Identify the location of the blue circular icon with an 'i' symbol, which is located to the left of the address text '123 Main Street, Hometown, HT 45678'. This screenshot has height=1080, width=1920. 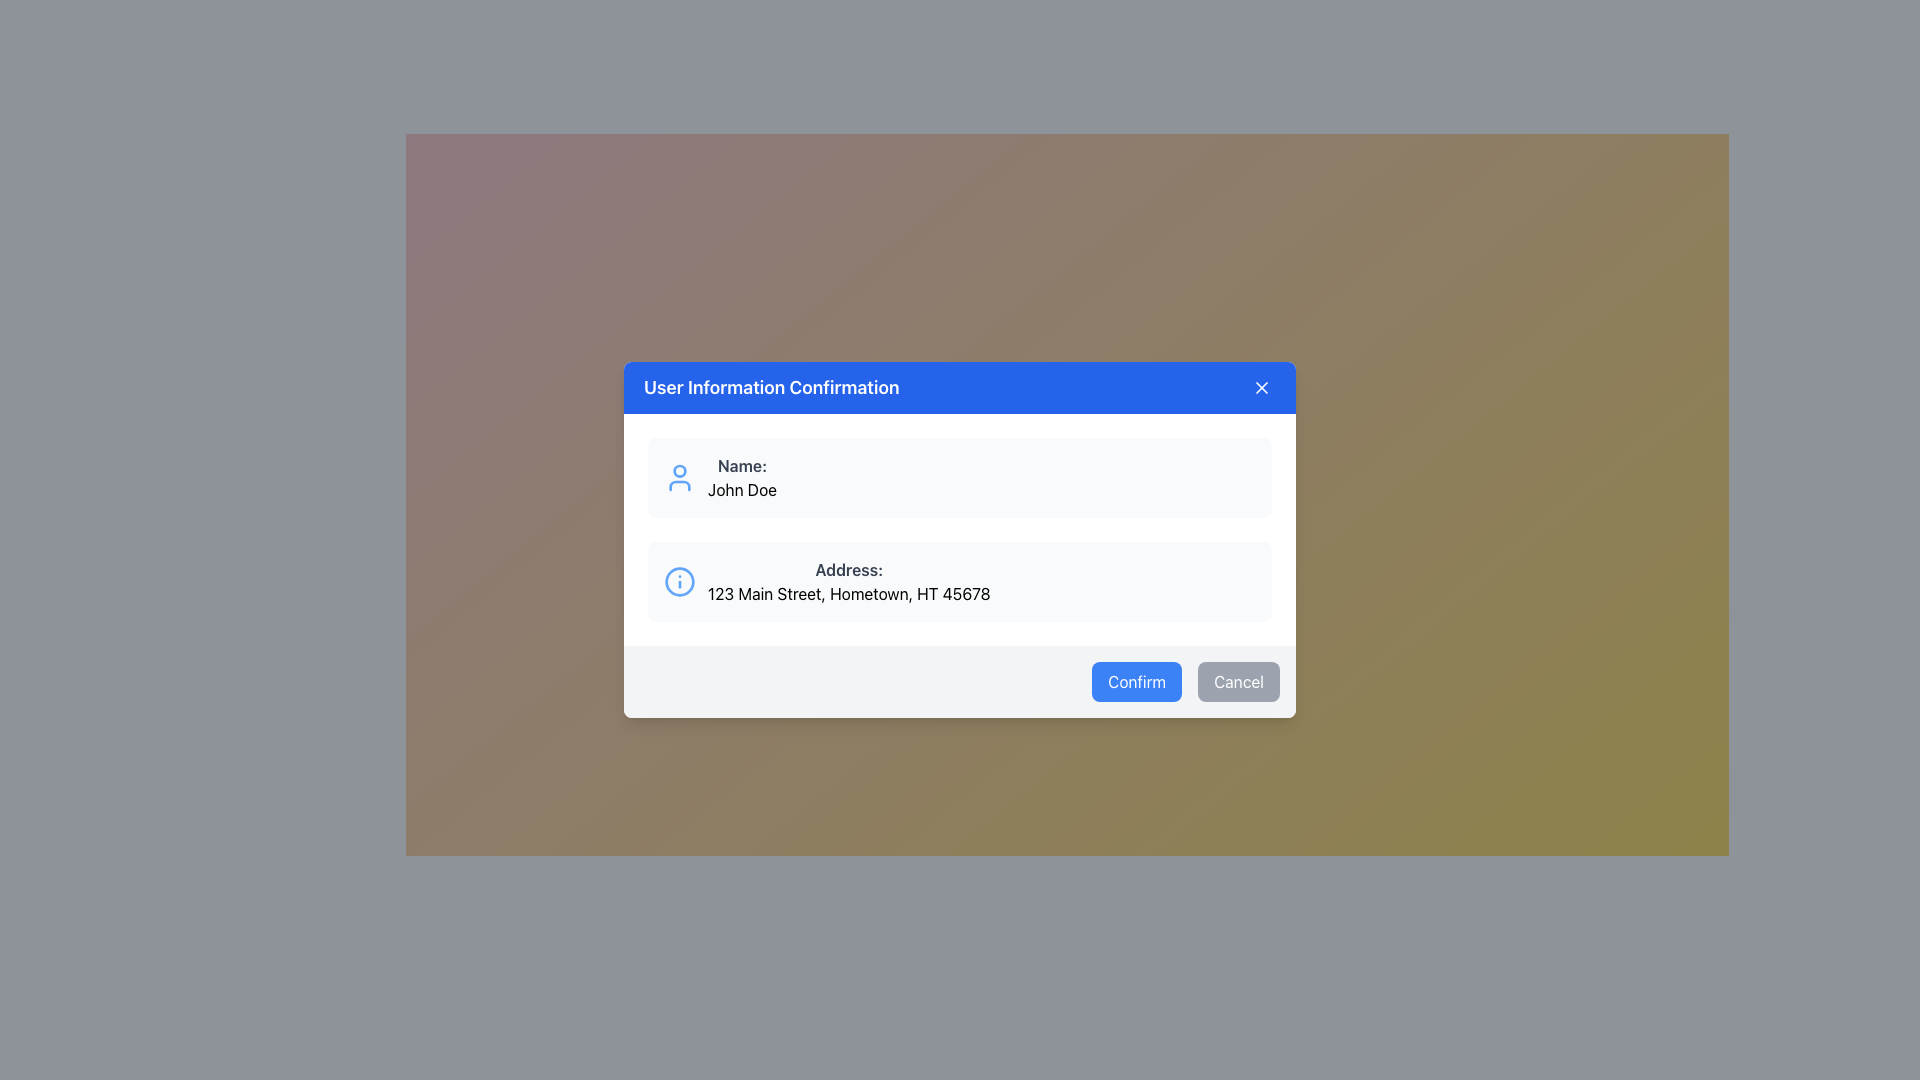
(680, 582).